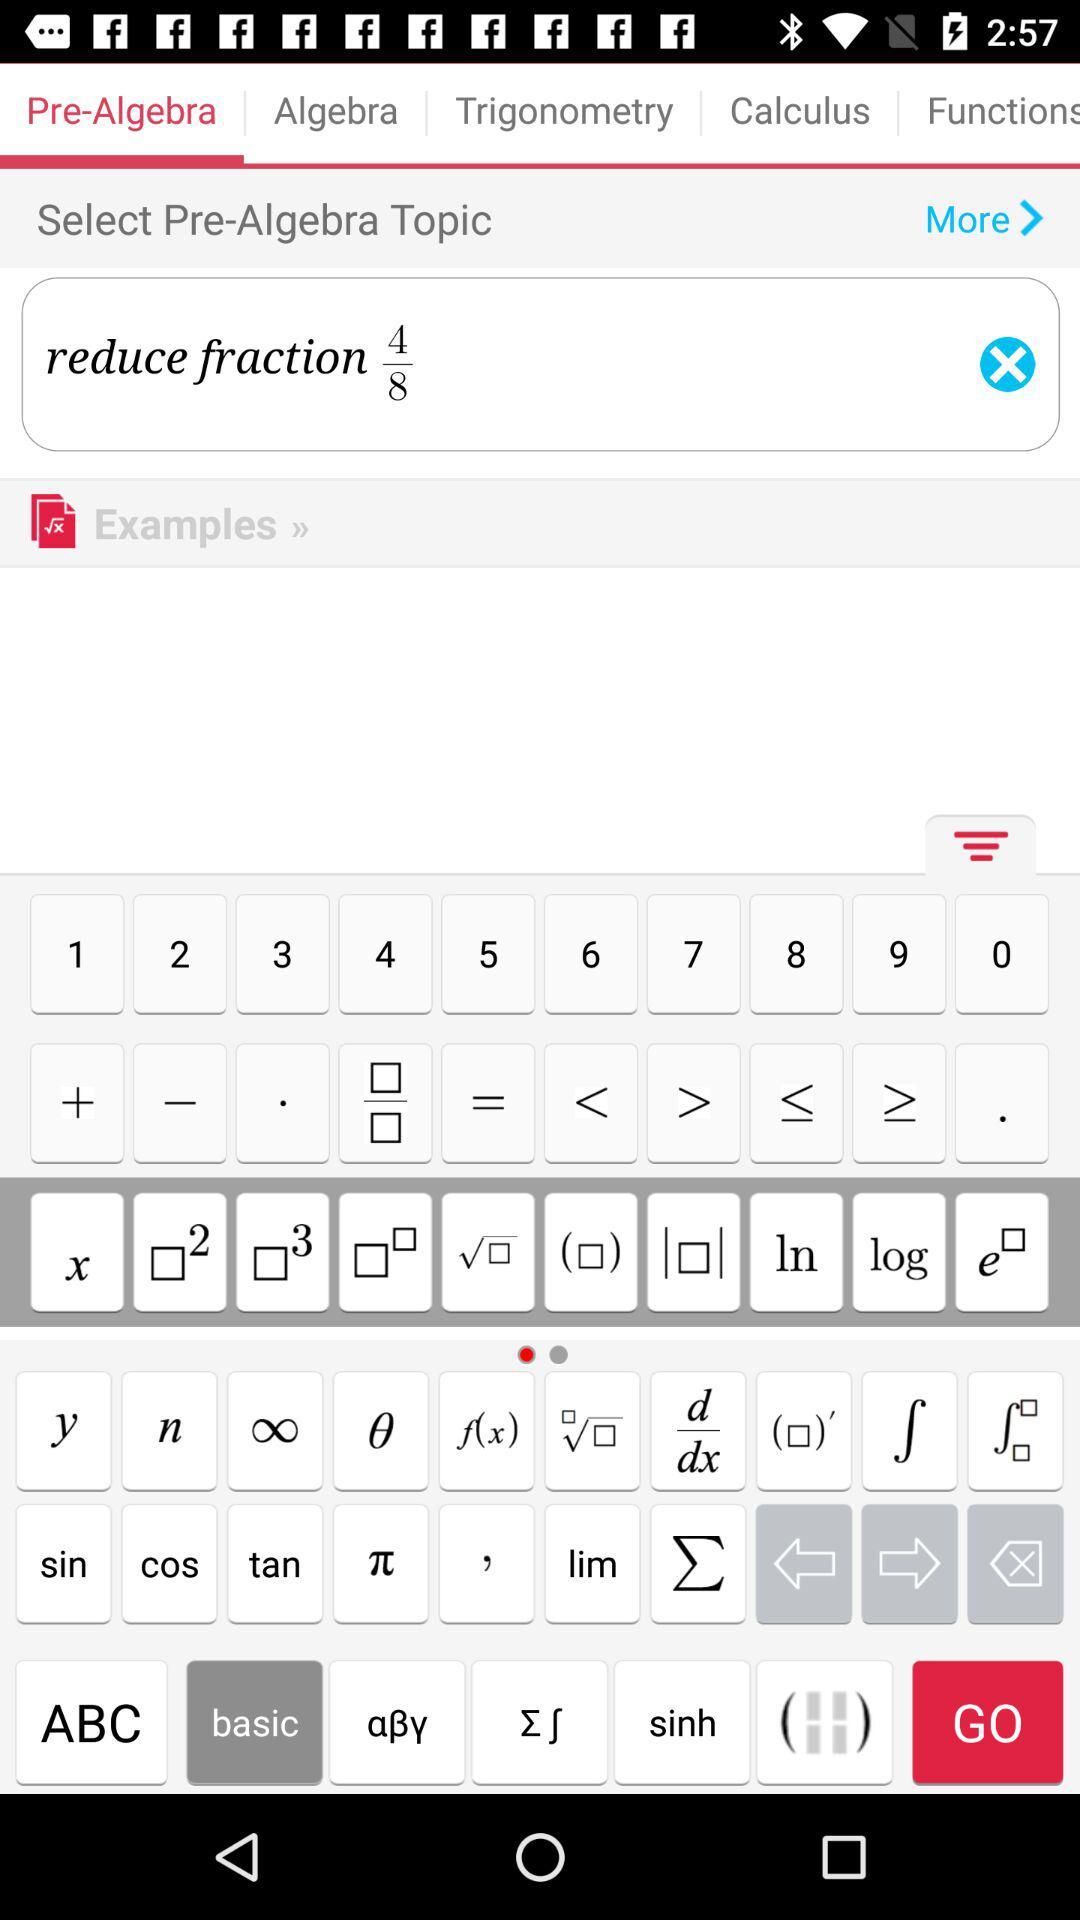 The image size is (1080, 1920). I want to click on n, so click(168, 1429).